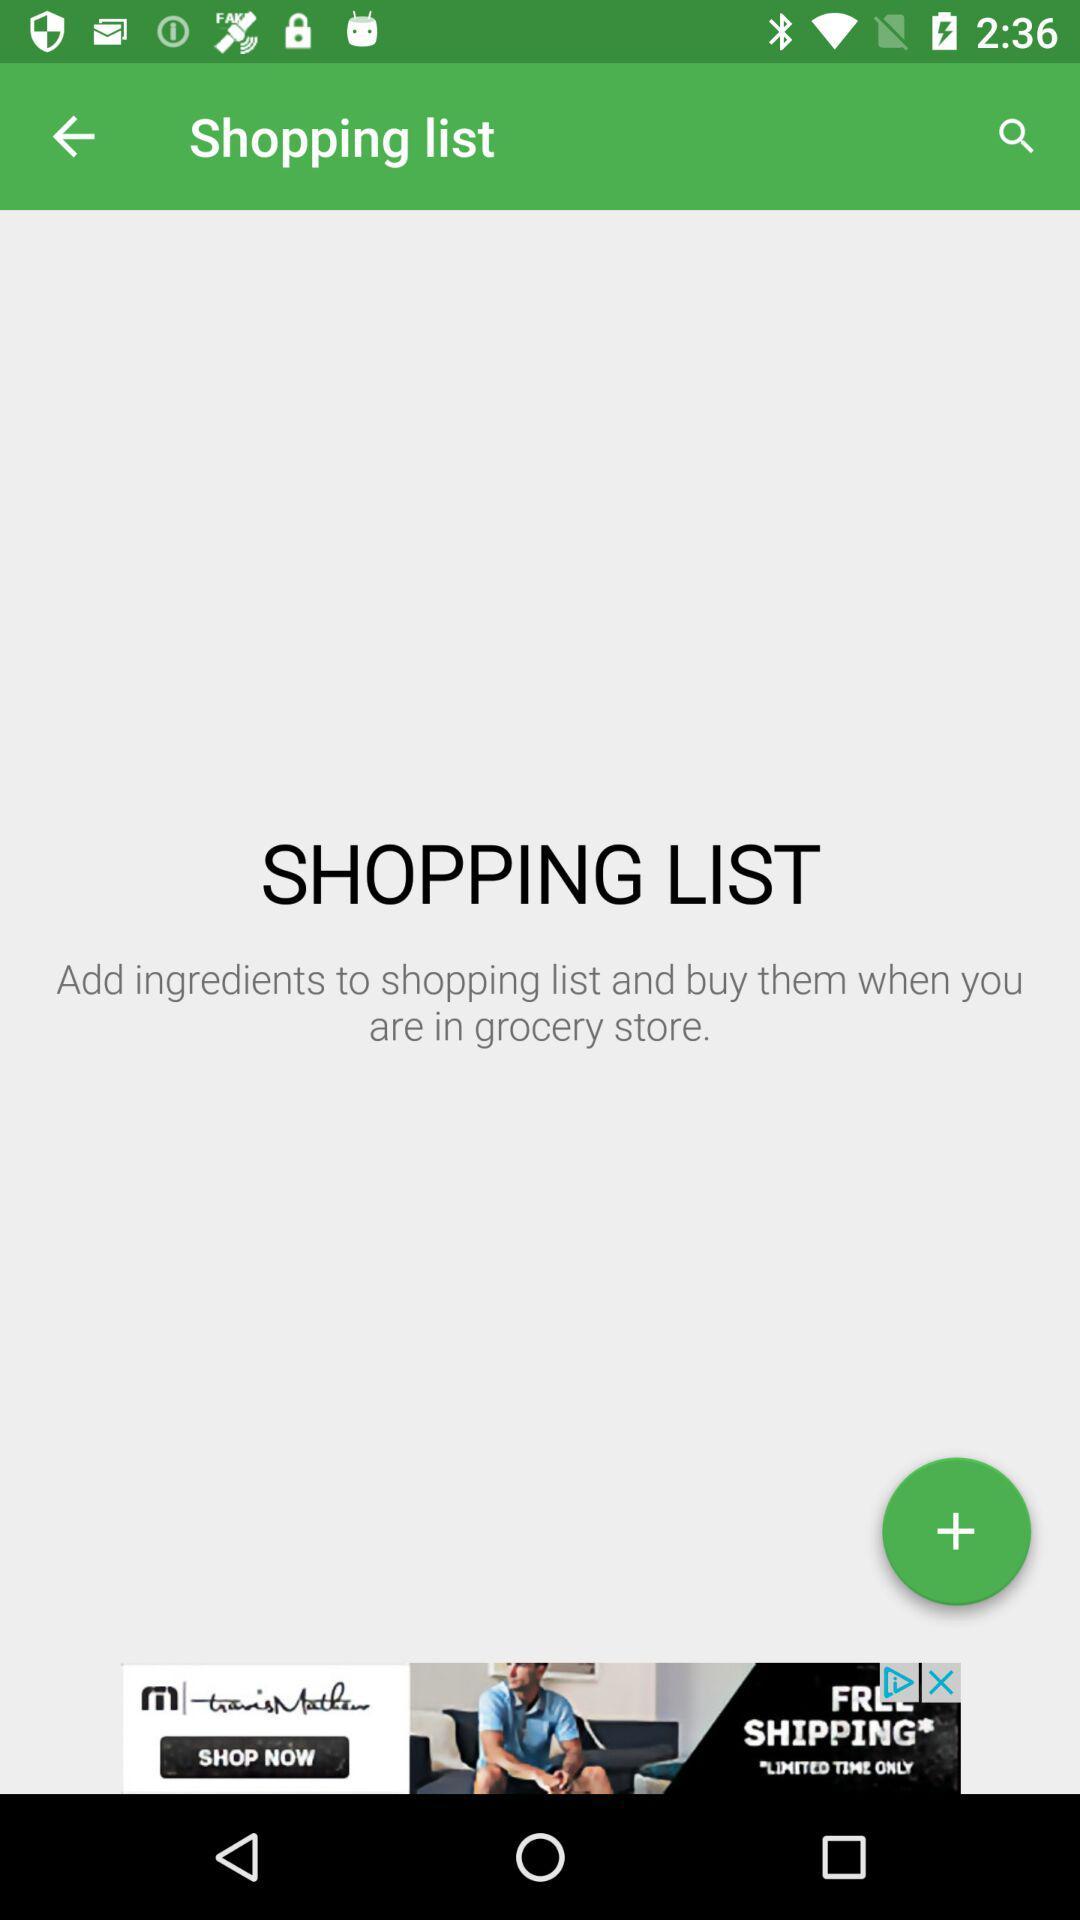 The width and height of the screenshot is (1080, 1920). I want to click on the add icon, so click(955, 1538).